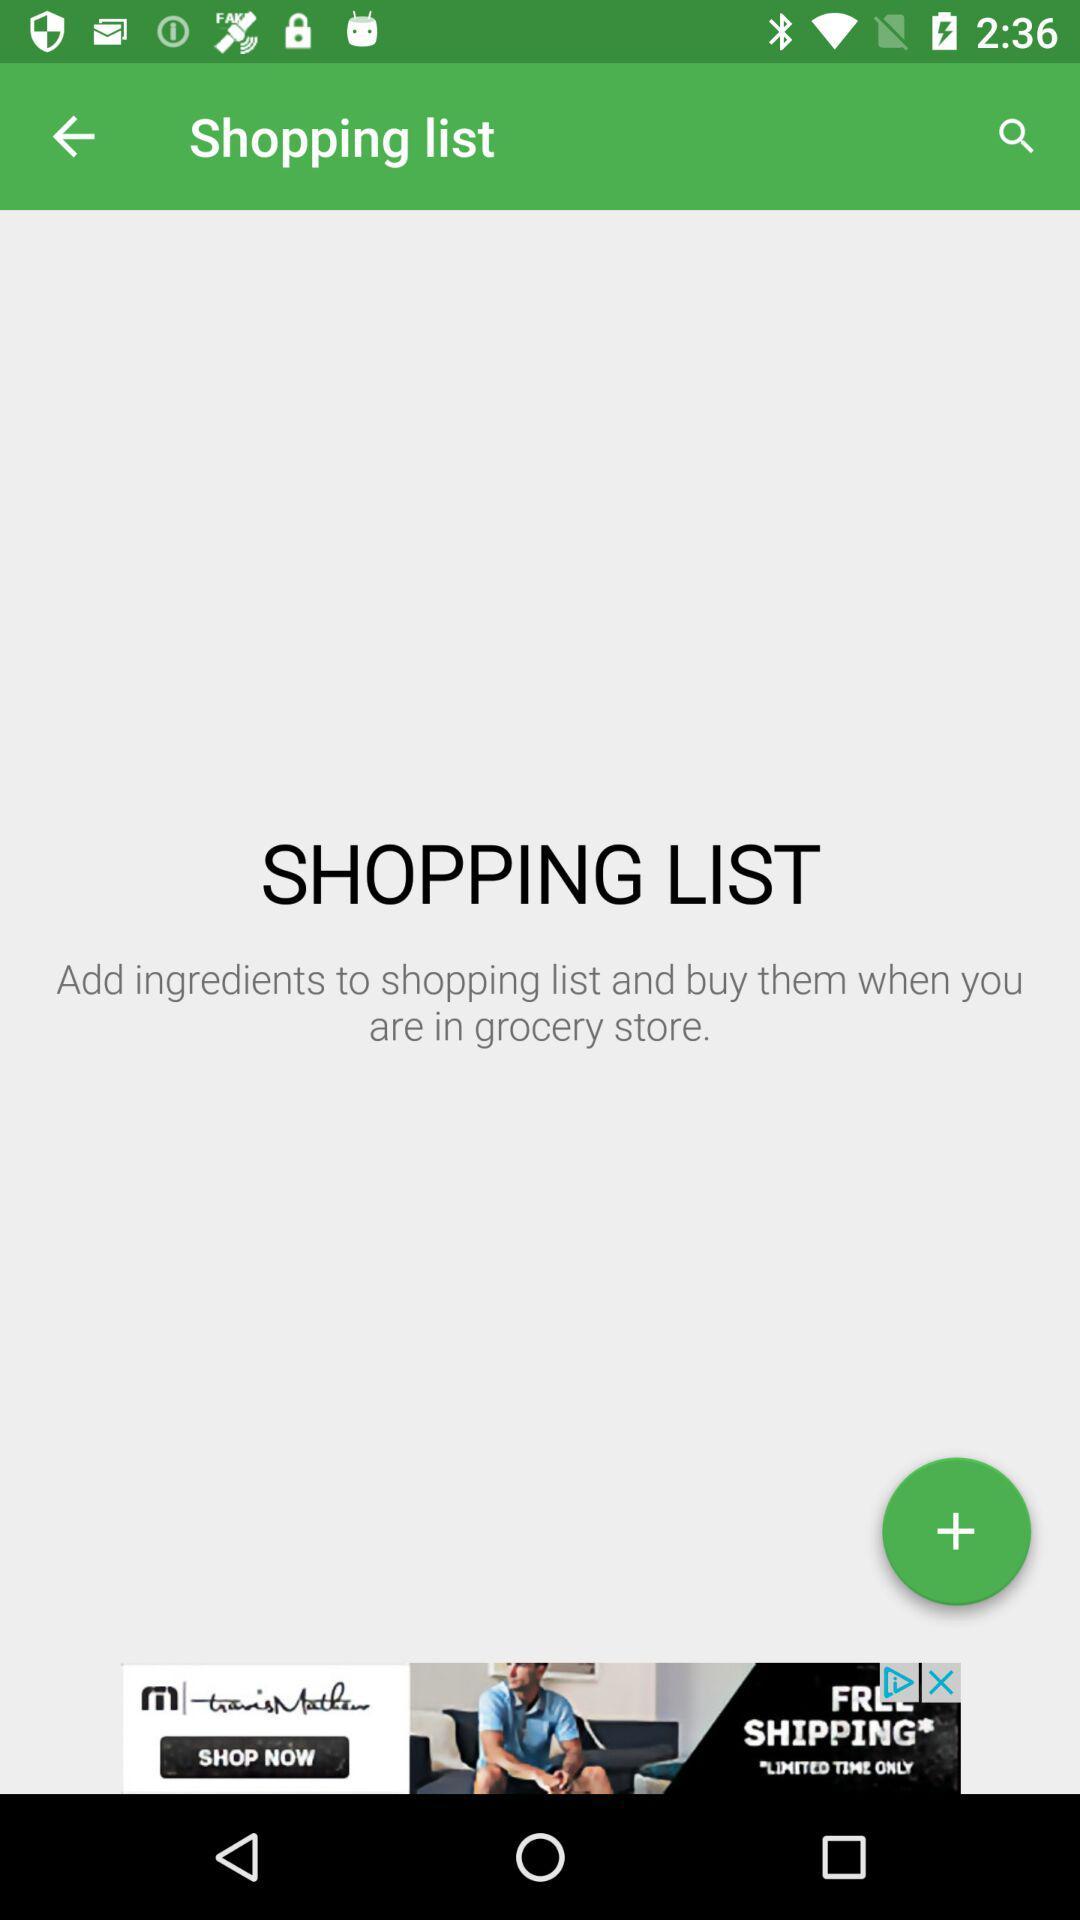 The width and height of the screenshot is (1080, 1920). I want to click on the add icon, so click(955, 1538).